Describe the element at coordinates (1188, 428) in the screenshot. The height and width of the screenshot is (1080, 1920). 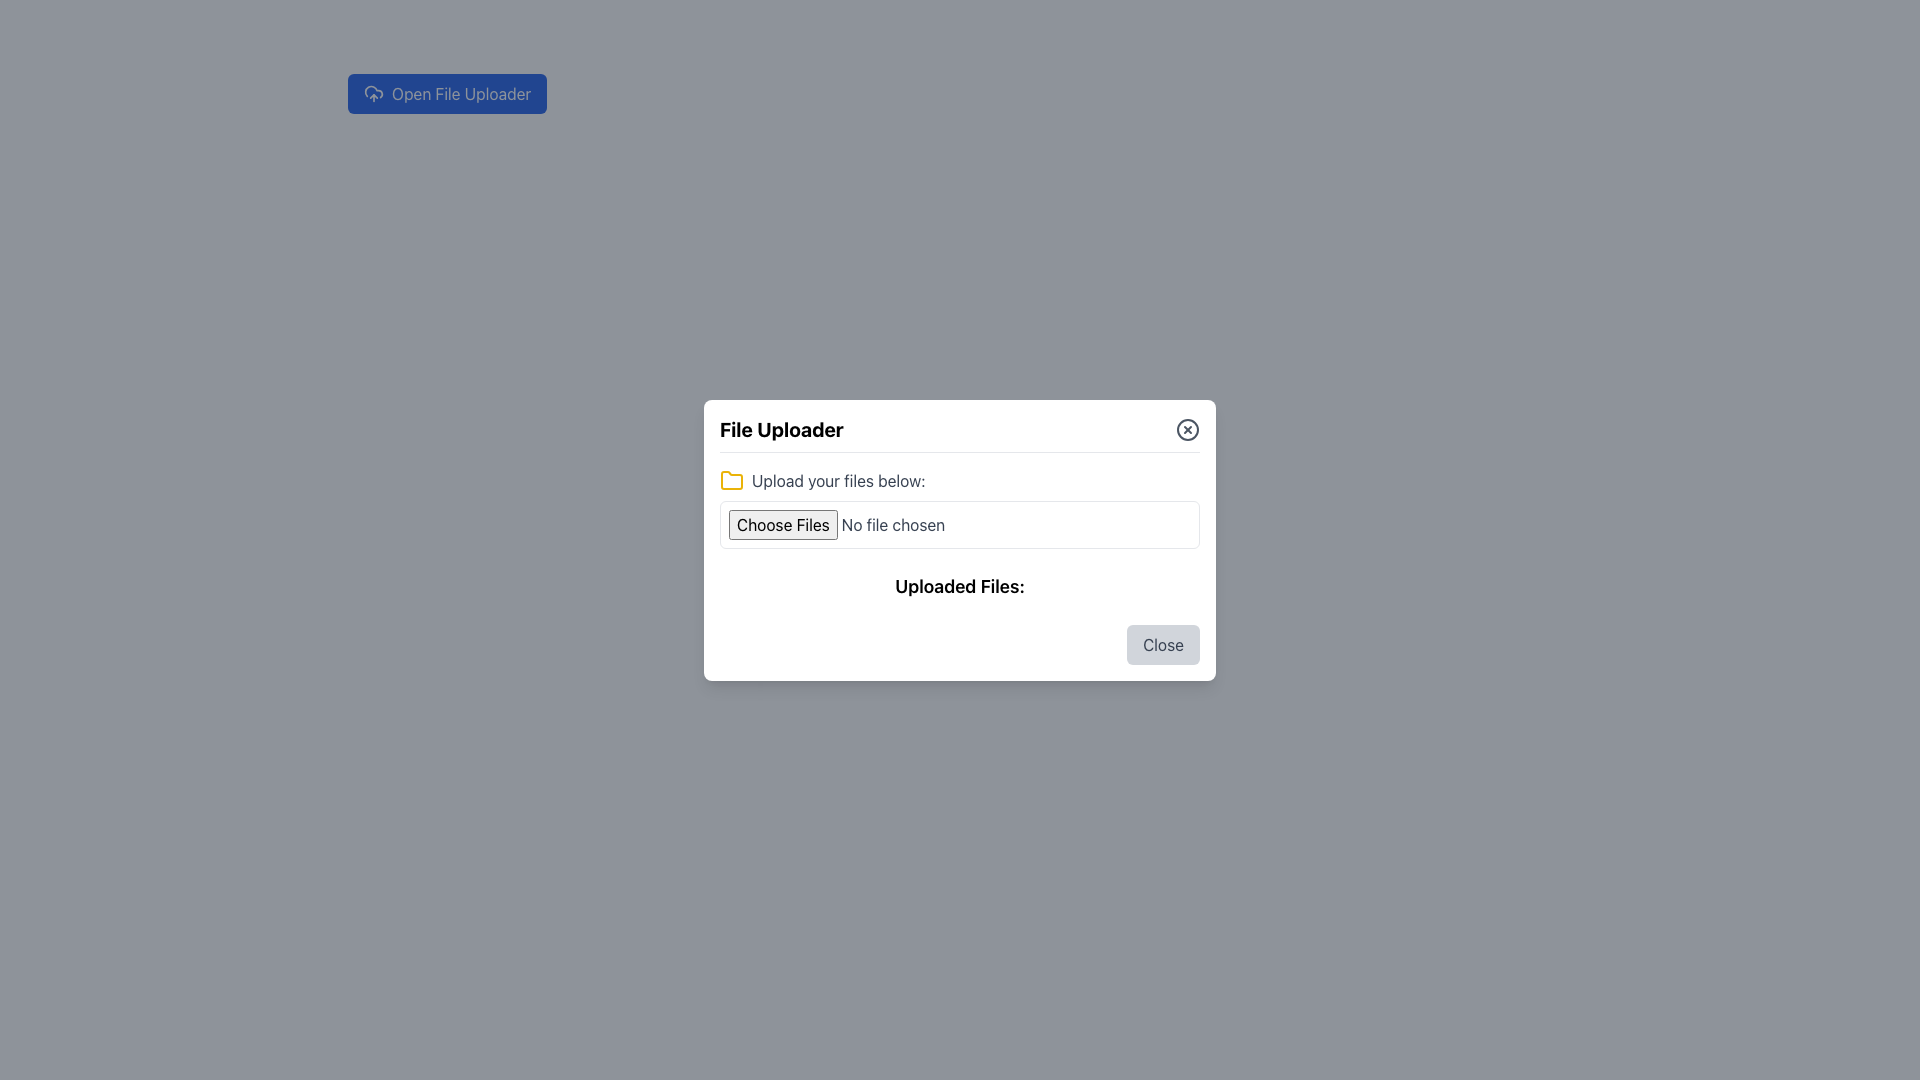
I see `the close button located in the top-right corner of the 'File Uploader' modal` at that location.